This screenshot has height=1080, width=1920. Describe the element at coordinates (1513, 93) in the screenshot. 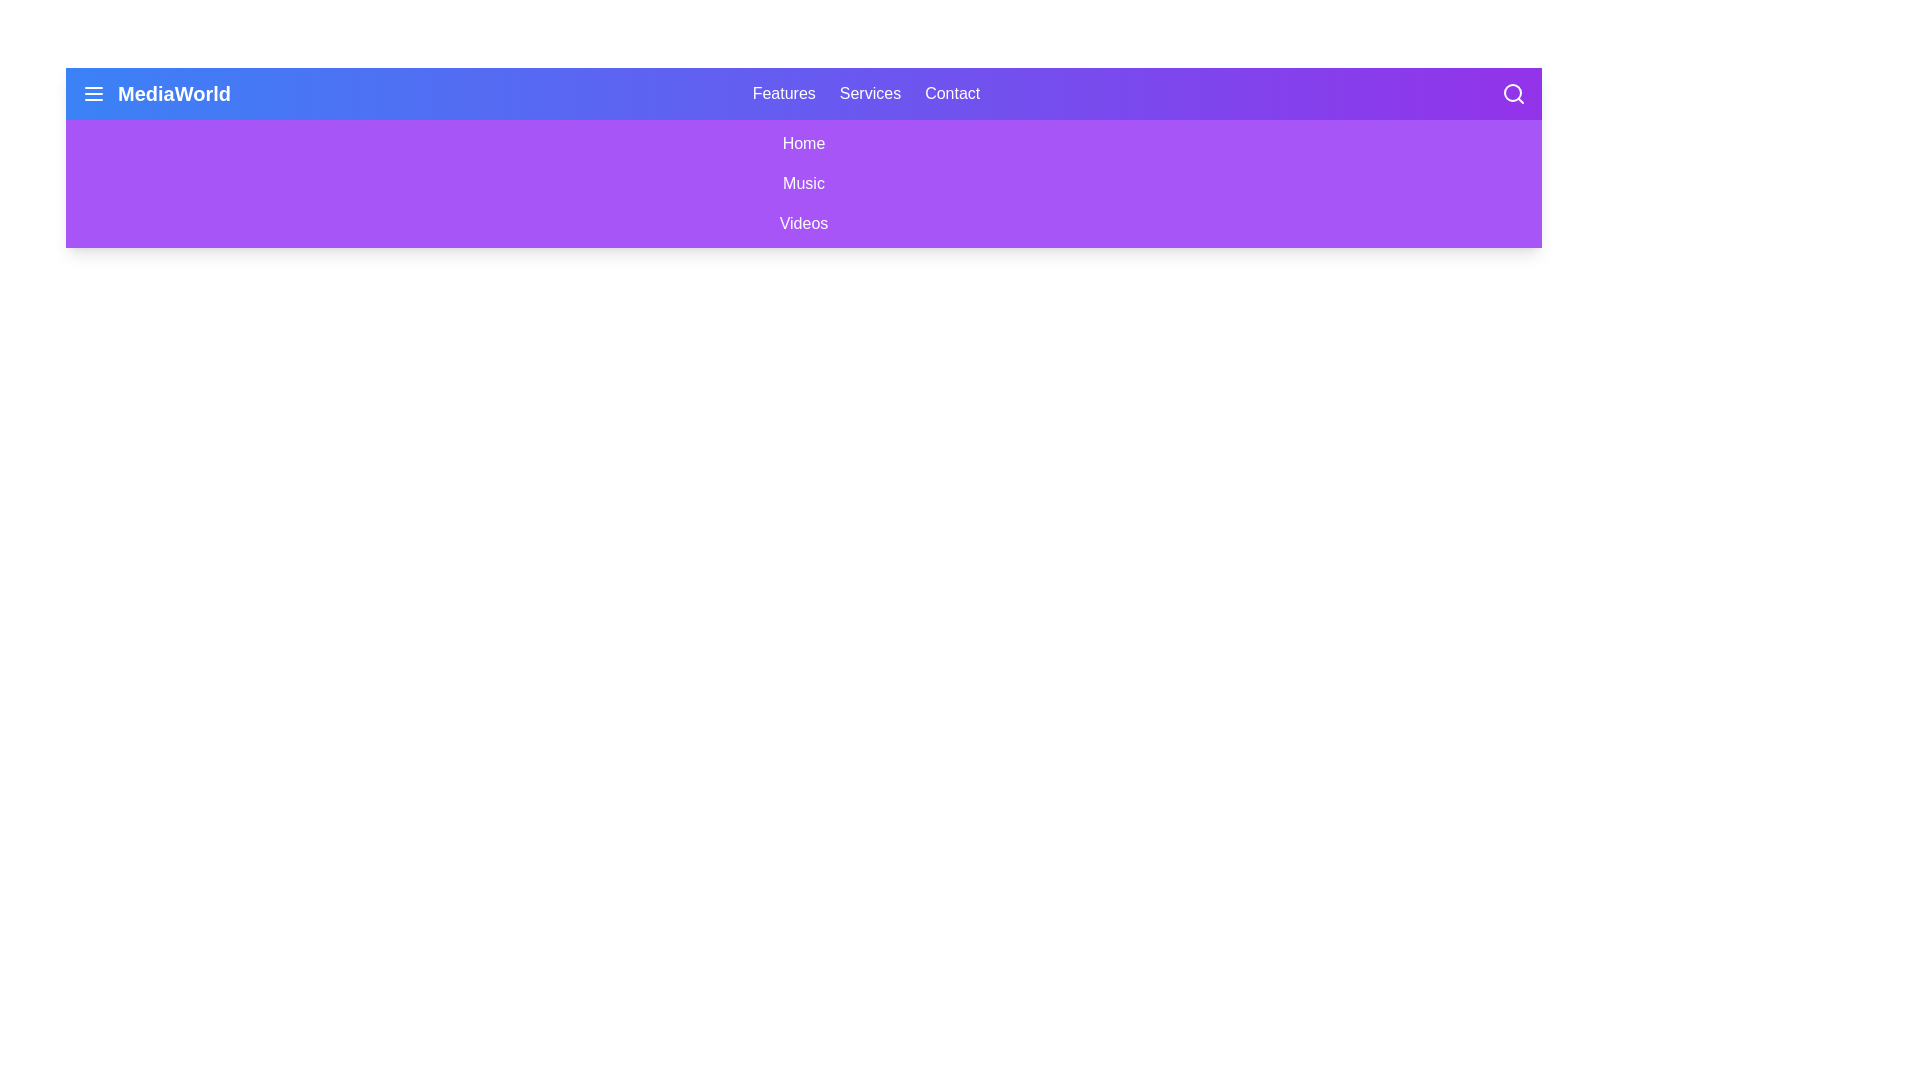

I see `the search button located in the top-right corner of the navigation bar` at that location.